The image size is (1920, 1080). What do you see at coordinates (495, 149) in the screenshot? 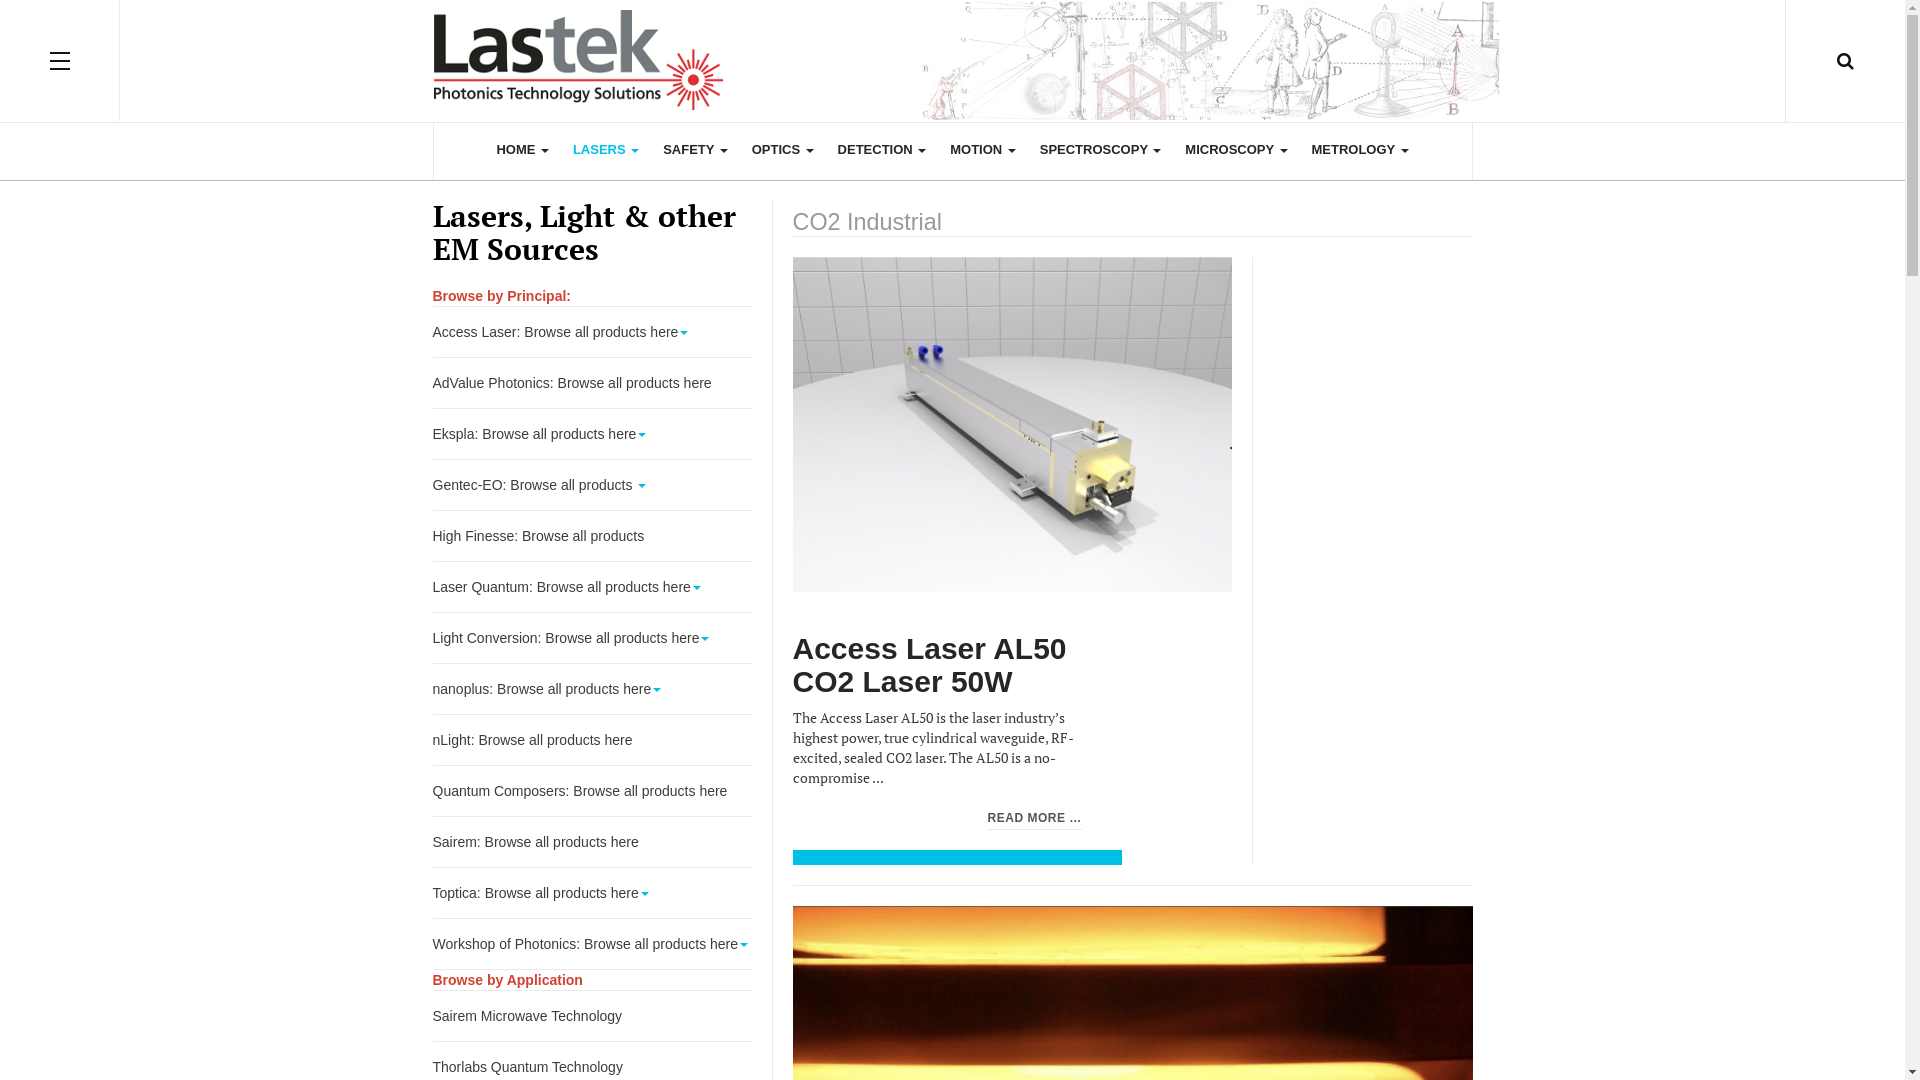
I see `'HOME'` at bounding box center [495, 149].